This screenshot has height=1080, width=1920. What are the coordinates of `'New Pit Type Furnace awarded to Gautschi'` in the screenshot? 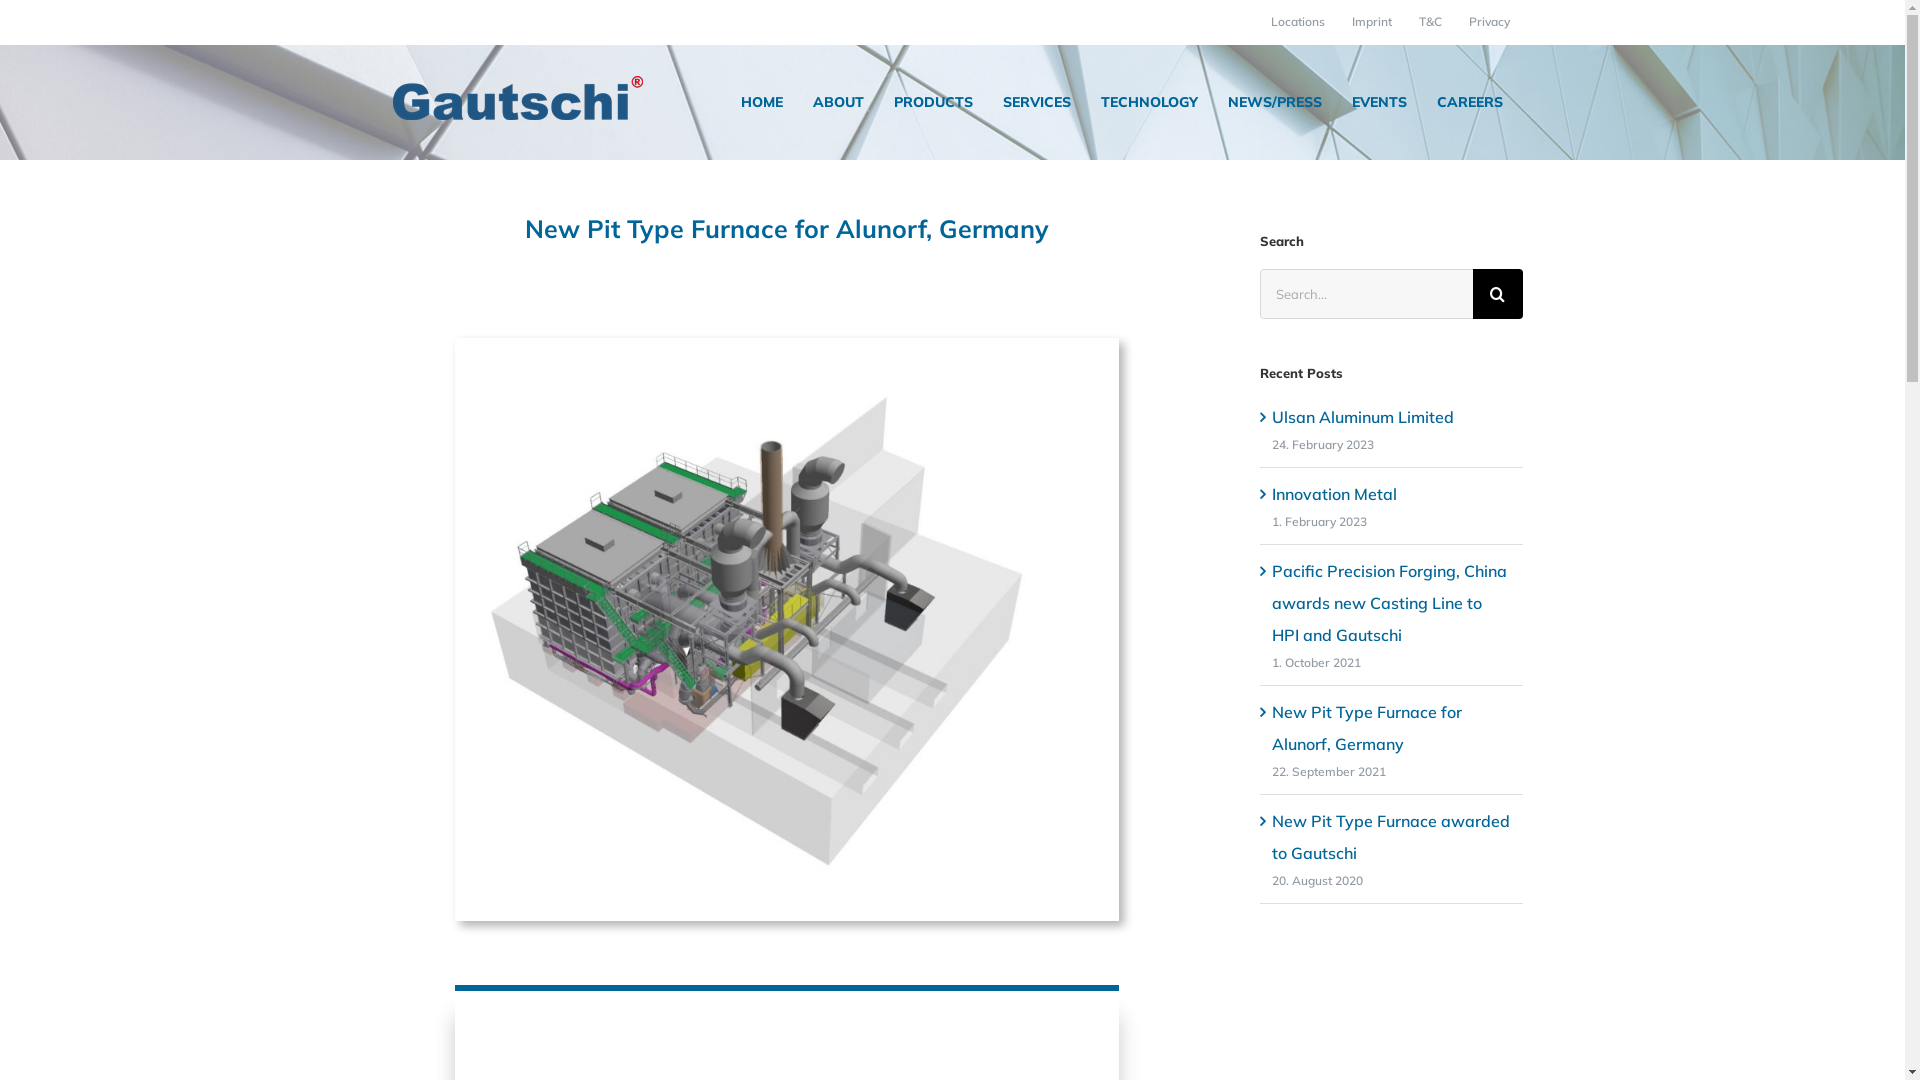 It's located at (1390, 837).